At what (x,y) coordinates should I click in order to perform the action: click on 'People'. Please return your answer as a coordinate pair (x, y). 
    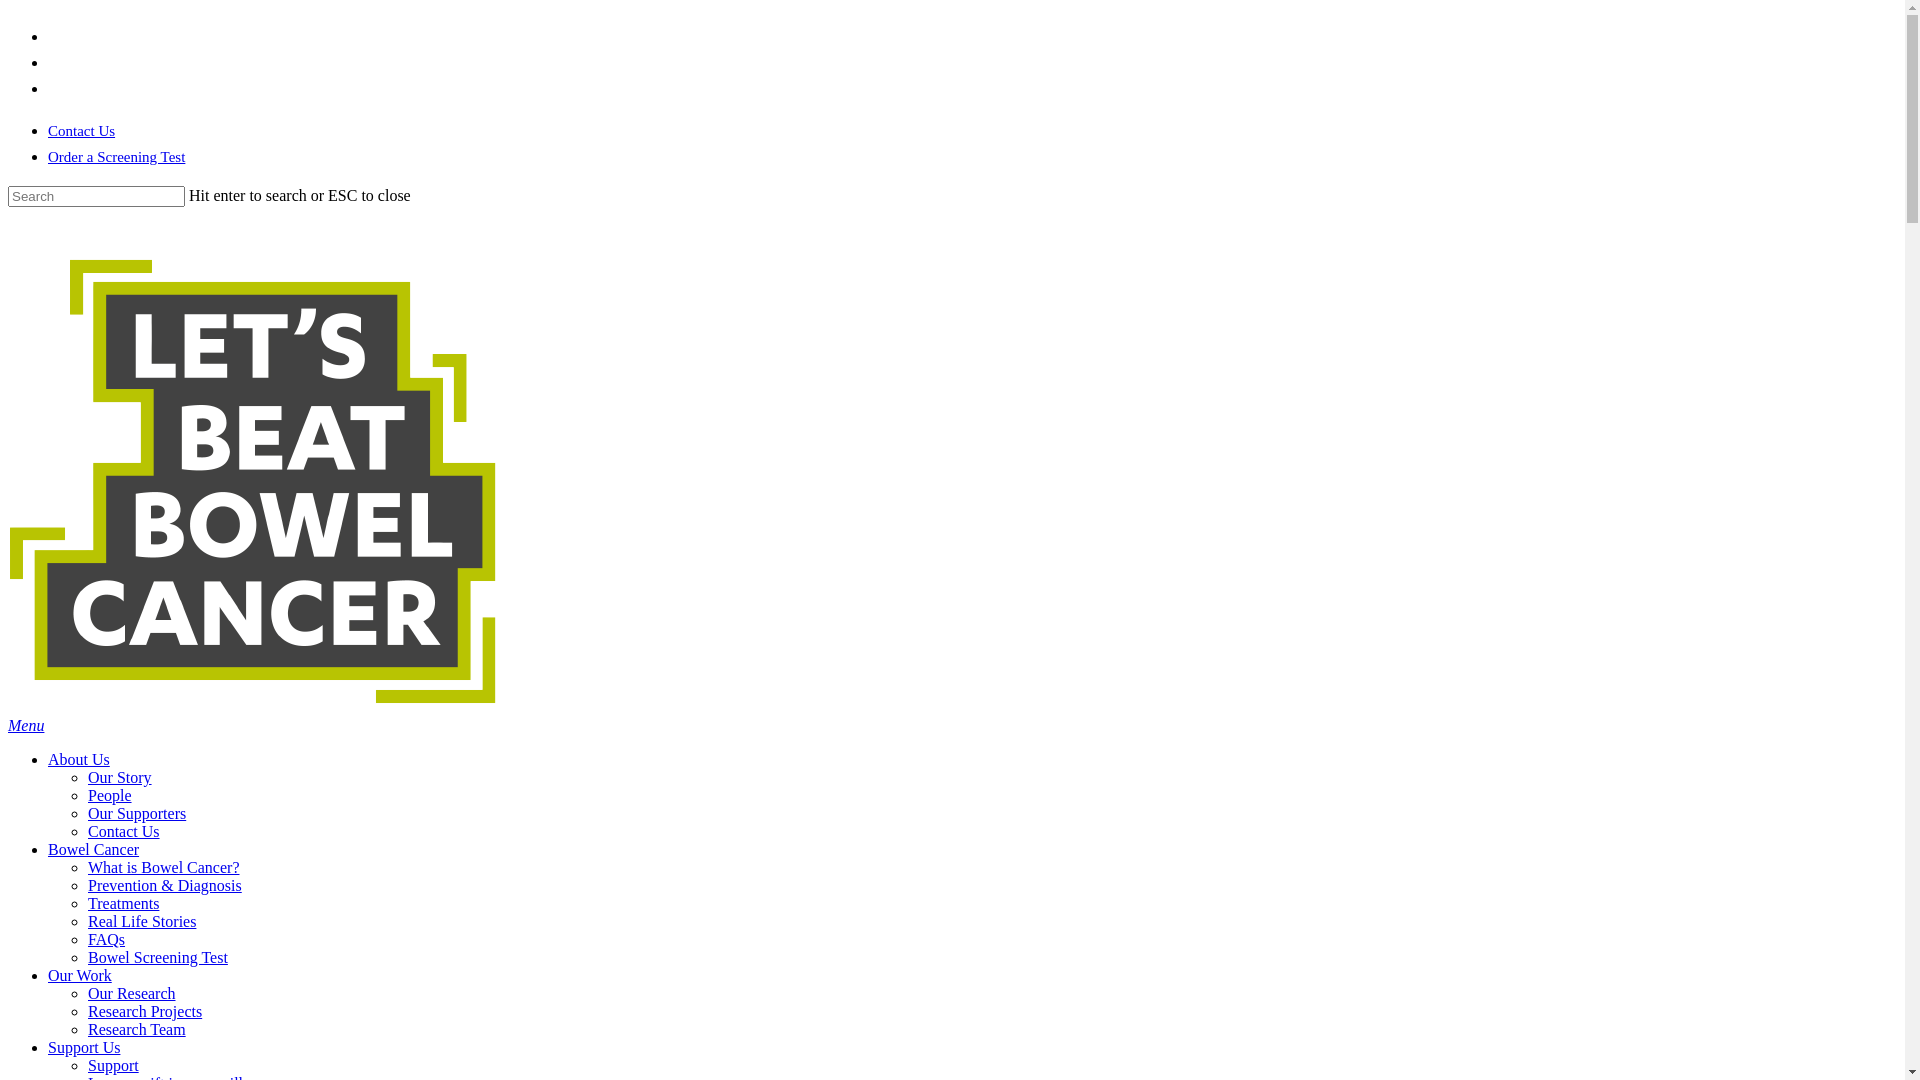
    Looking at the image, I should click on (86, 794).